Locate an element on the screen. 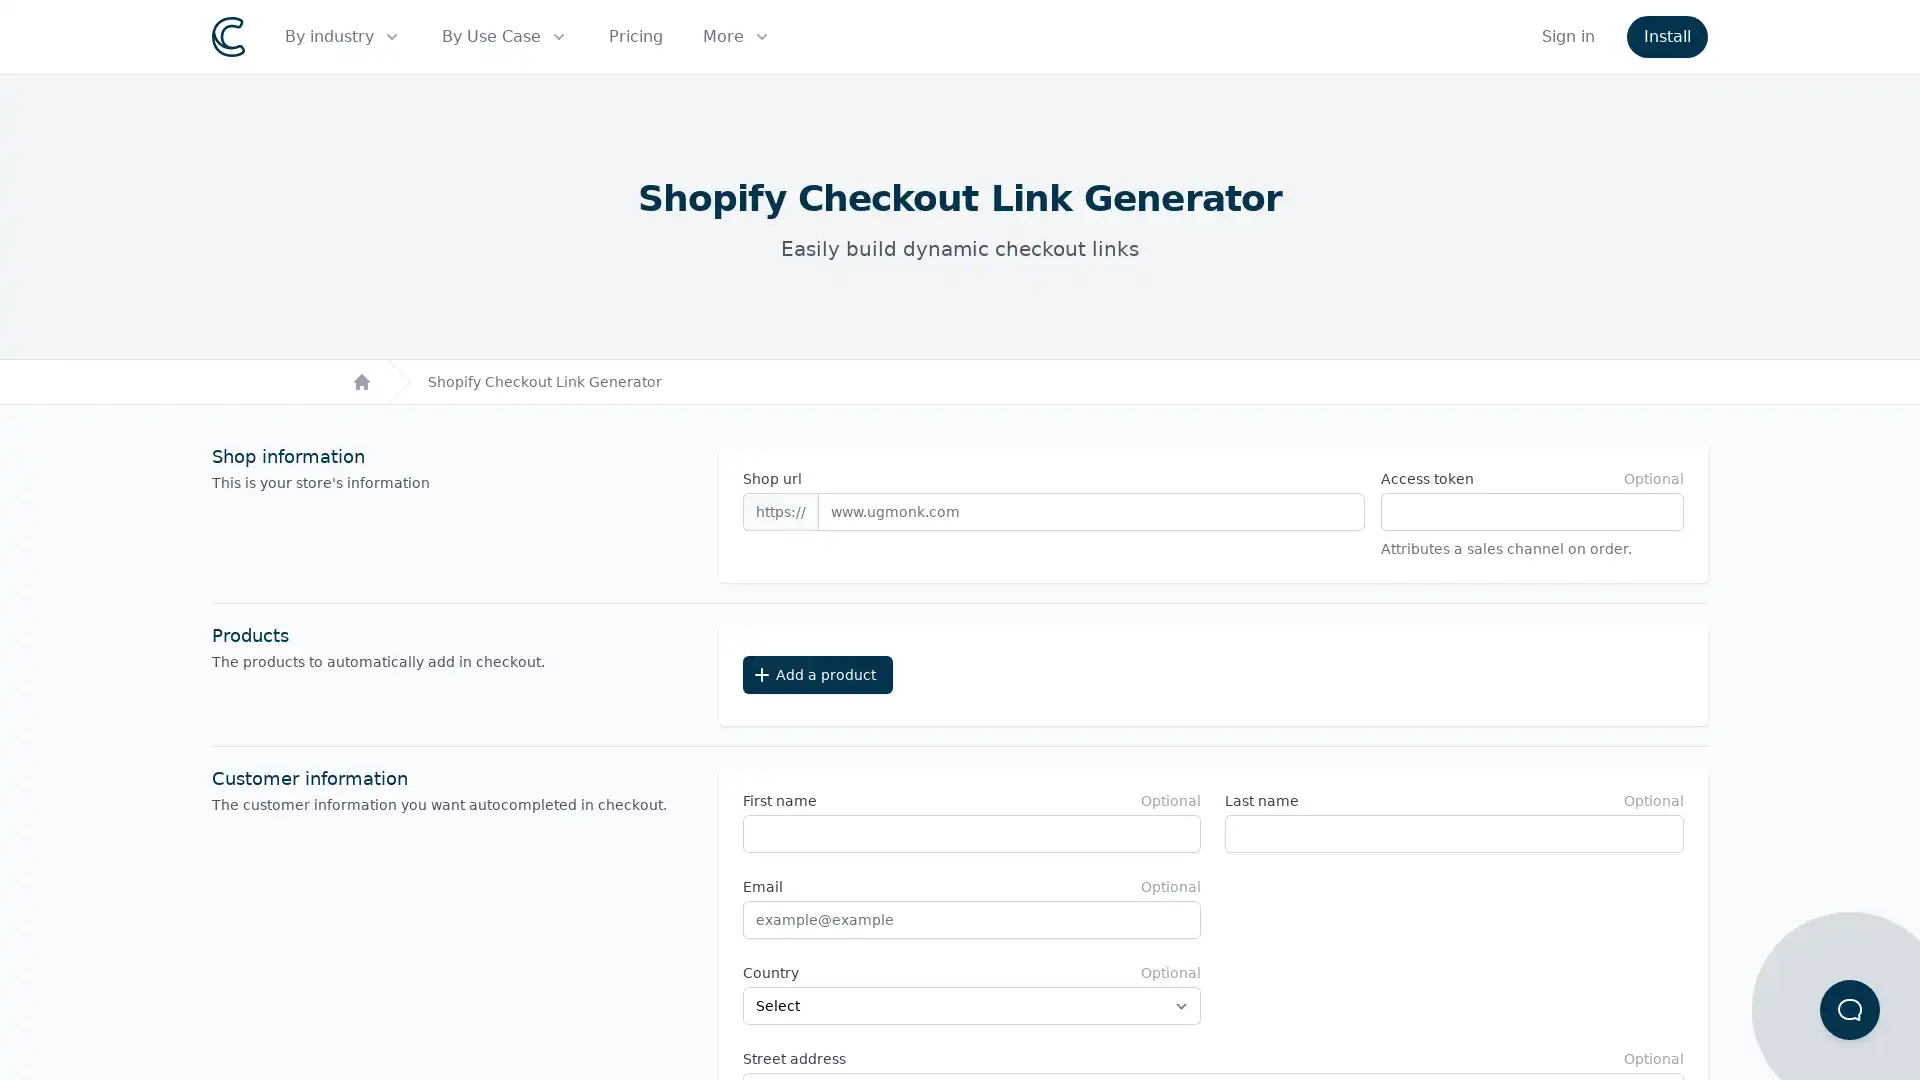 The image size is (1920, 1080). By Use Case is located at coordinates (505, 37).